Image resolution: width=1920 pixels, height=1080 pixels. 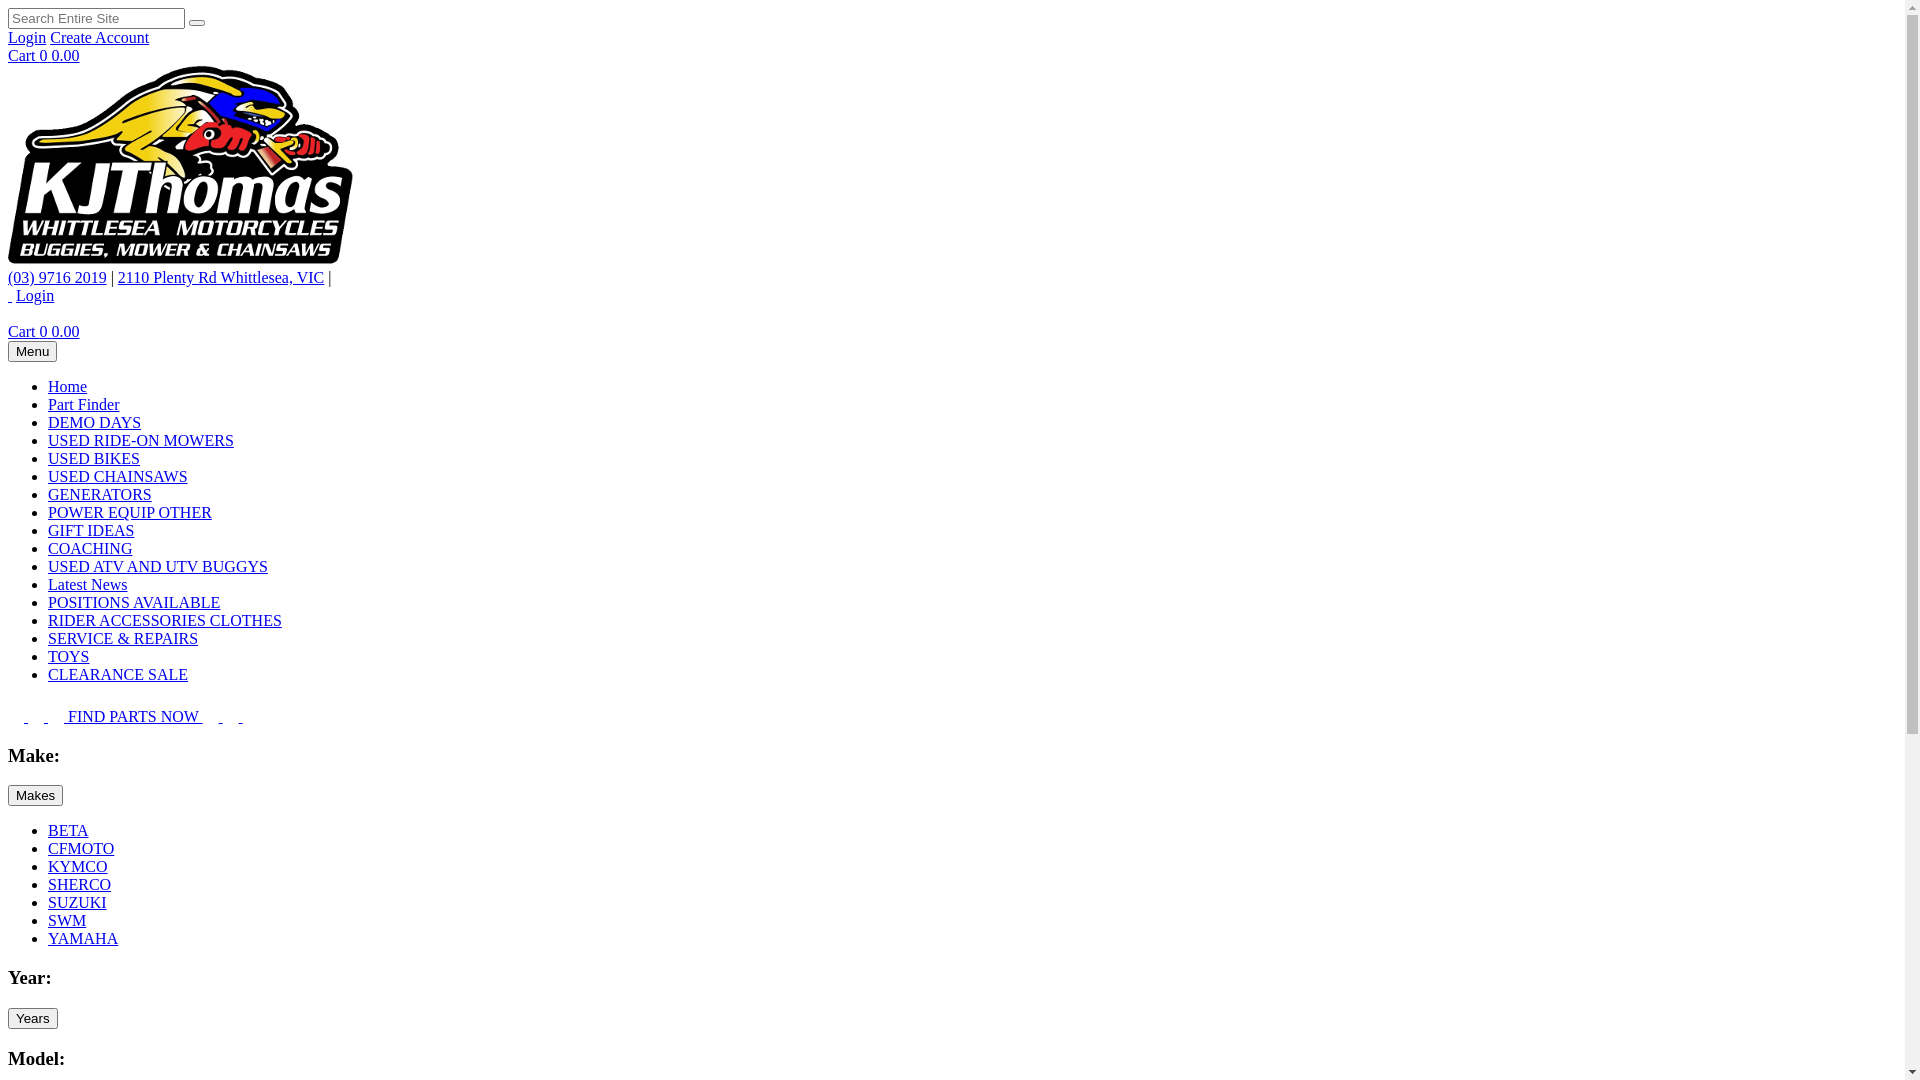 I want to click on 'Makes', so click(x=8, y=794).